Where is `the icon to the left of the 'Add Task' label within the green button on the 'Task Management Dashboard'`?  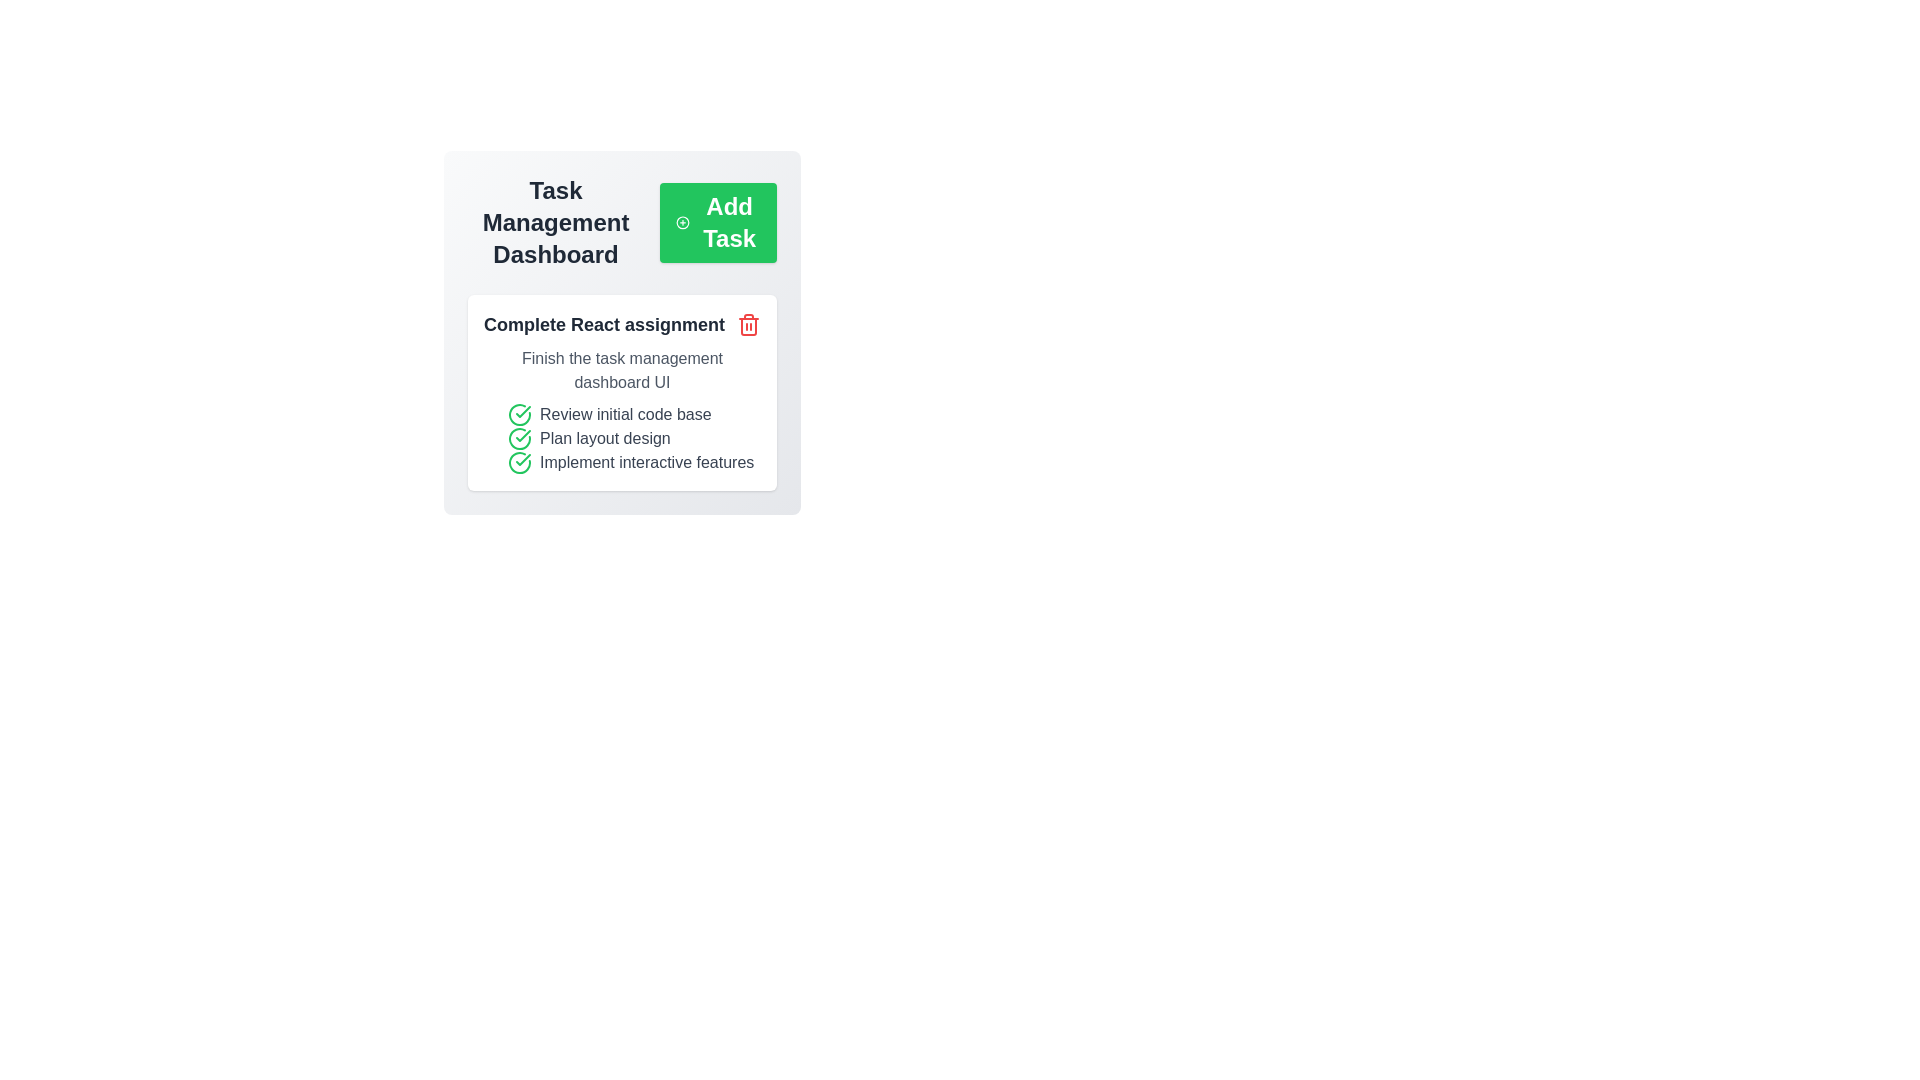
the icon to the left of the 'Add Task' label within the green button on the 'Task Management Dashboard' is located at coordinates (683, 223).